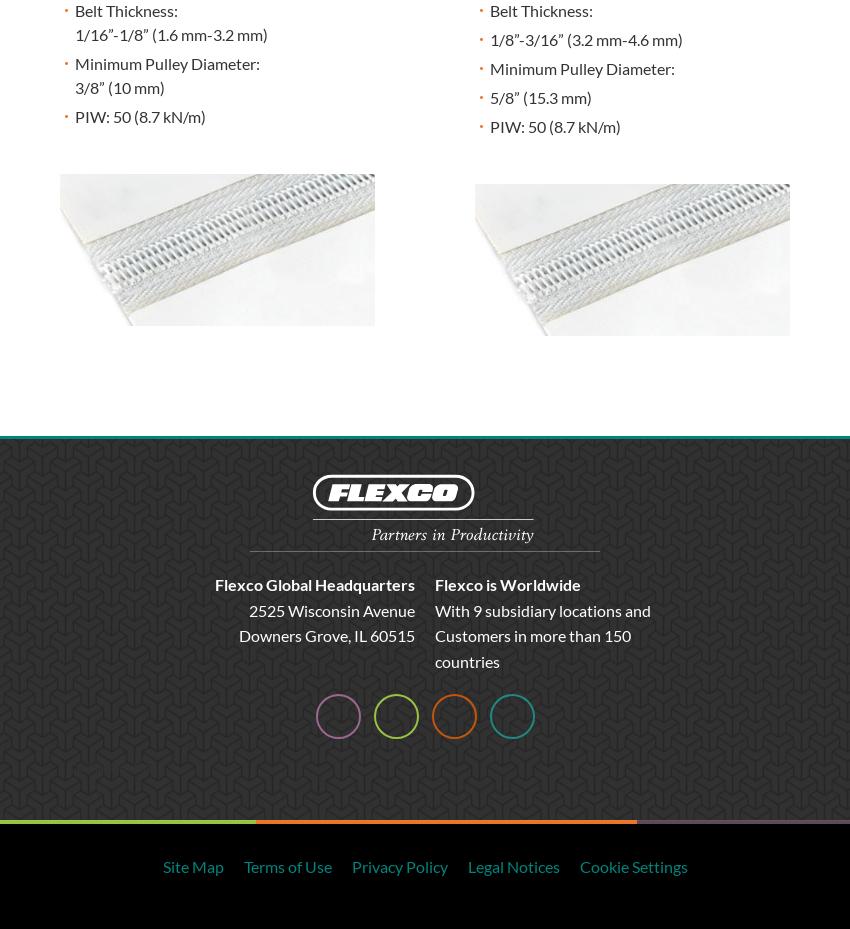 This screenshot has width=850, height=929. Describe the element at coordinates (541, 608) in the screenshot. I see `'With 9 subsidiary locations and'` at that location.